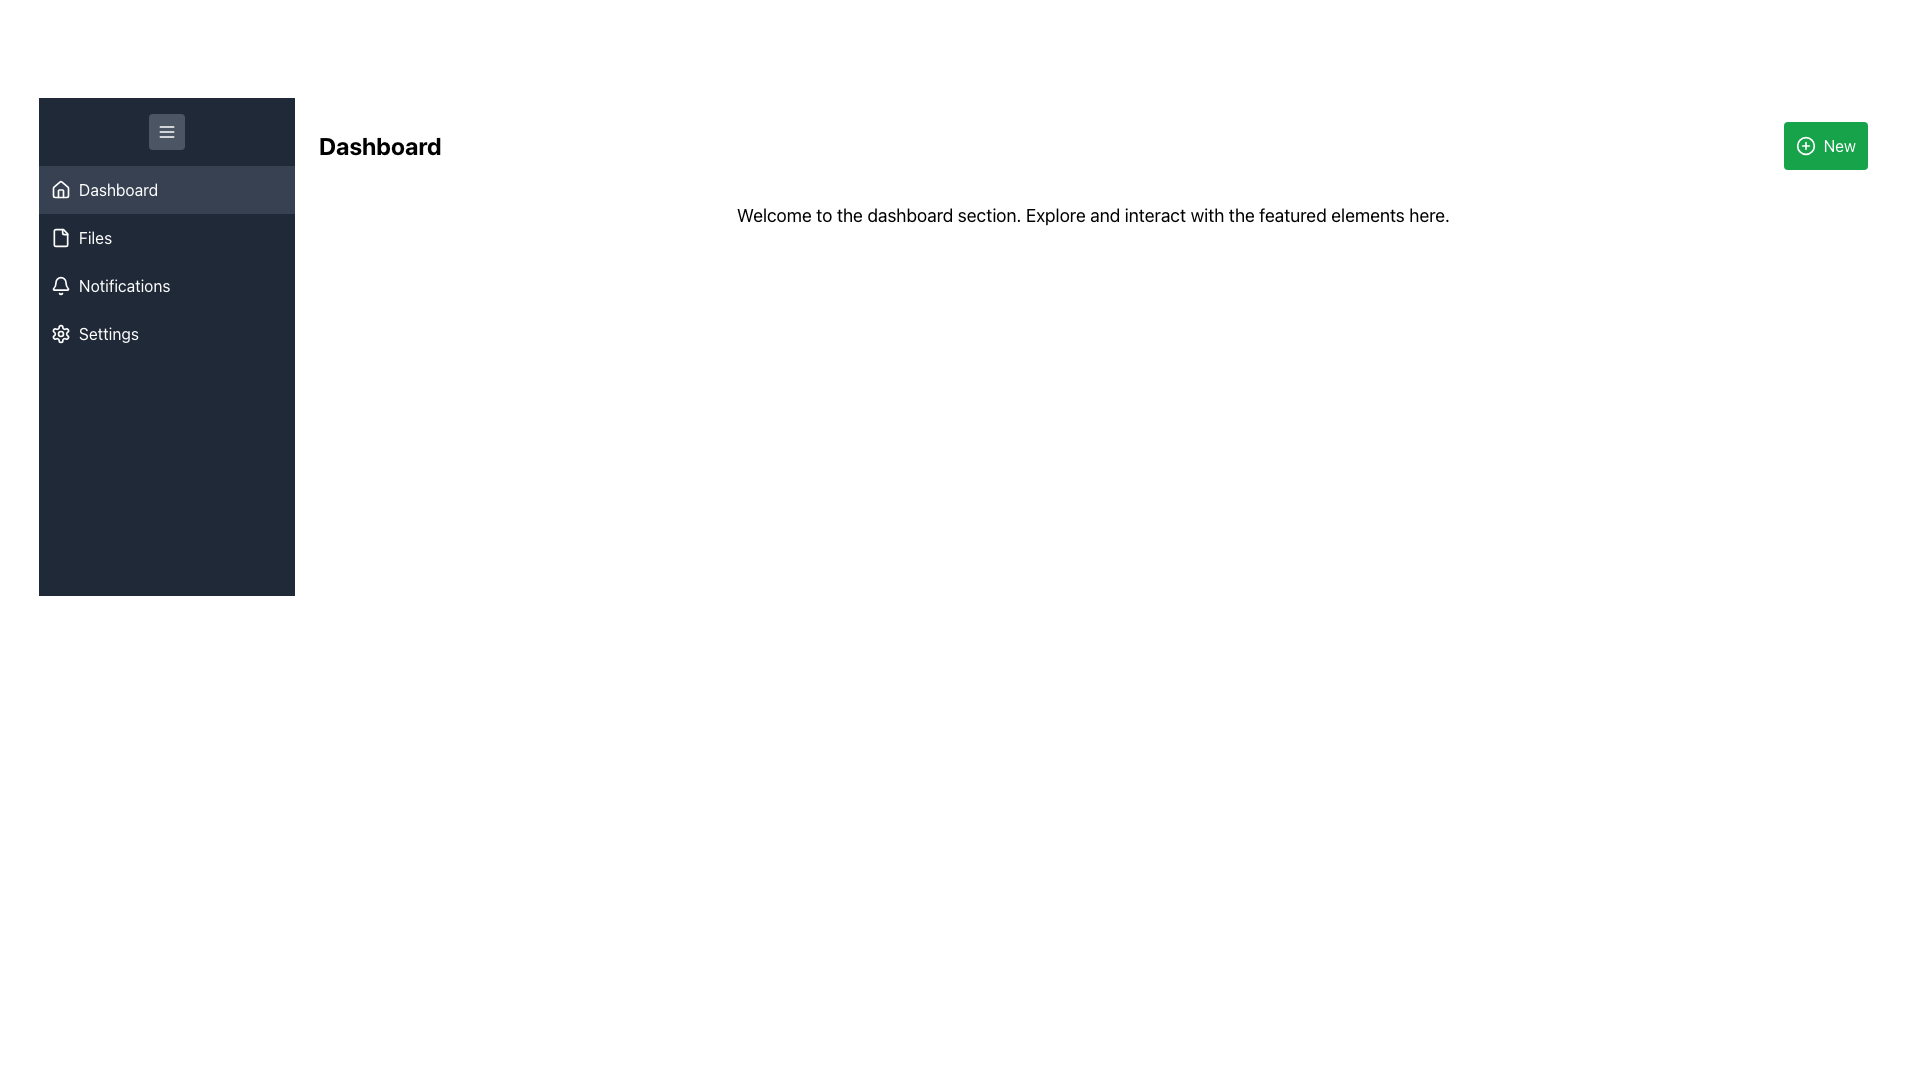 The height and width of the screenshot is (1080, 1920). I want to click on the 'Files' icon in the navigation bar, so click(61, 237).